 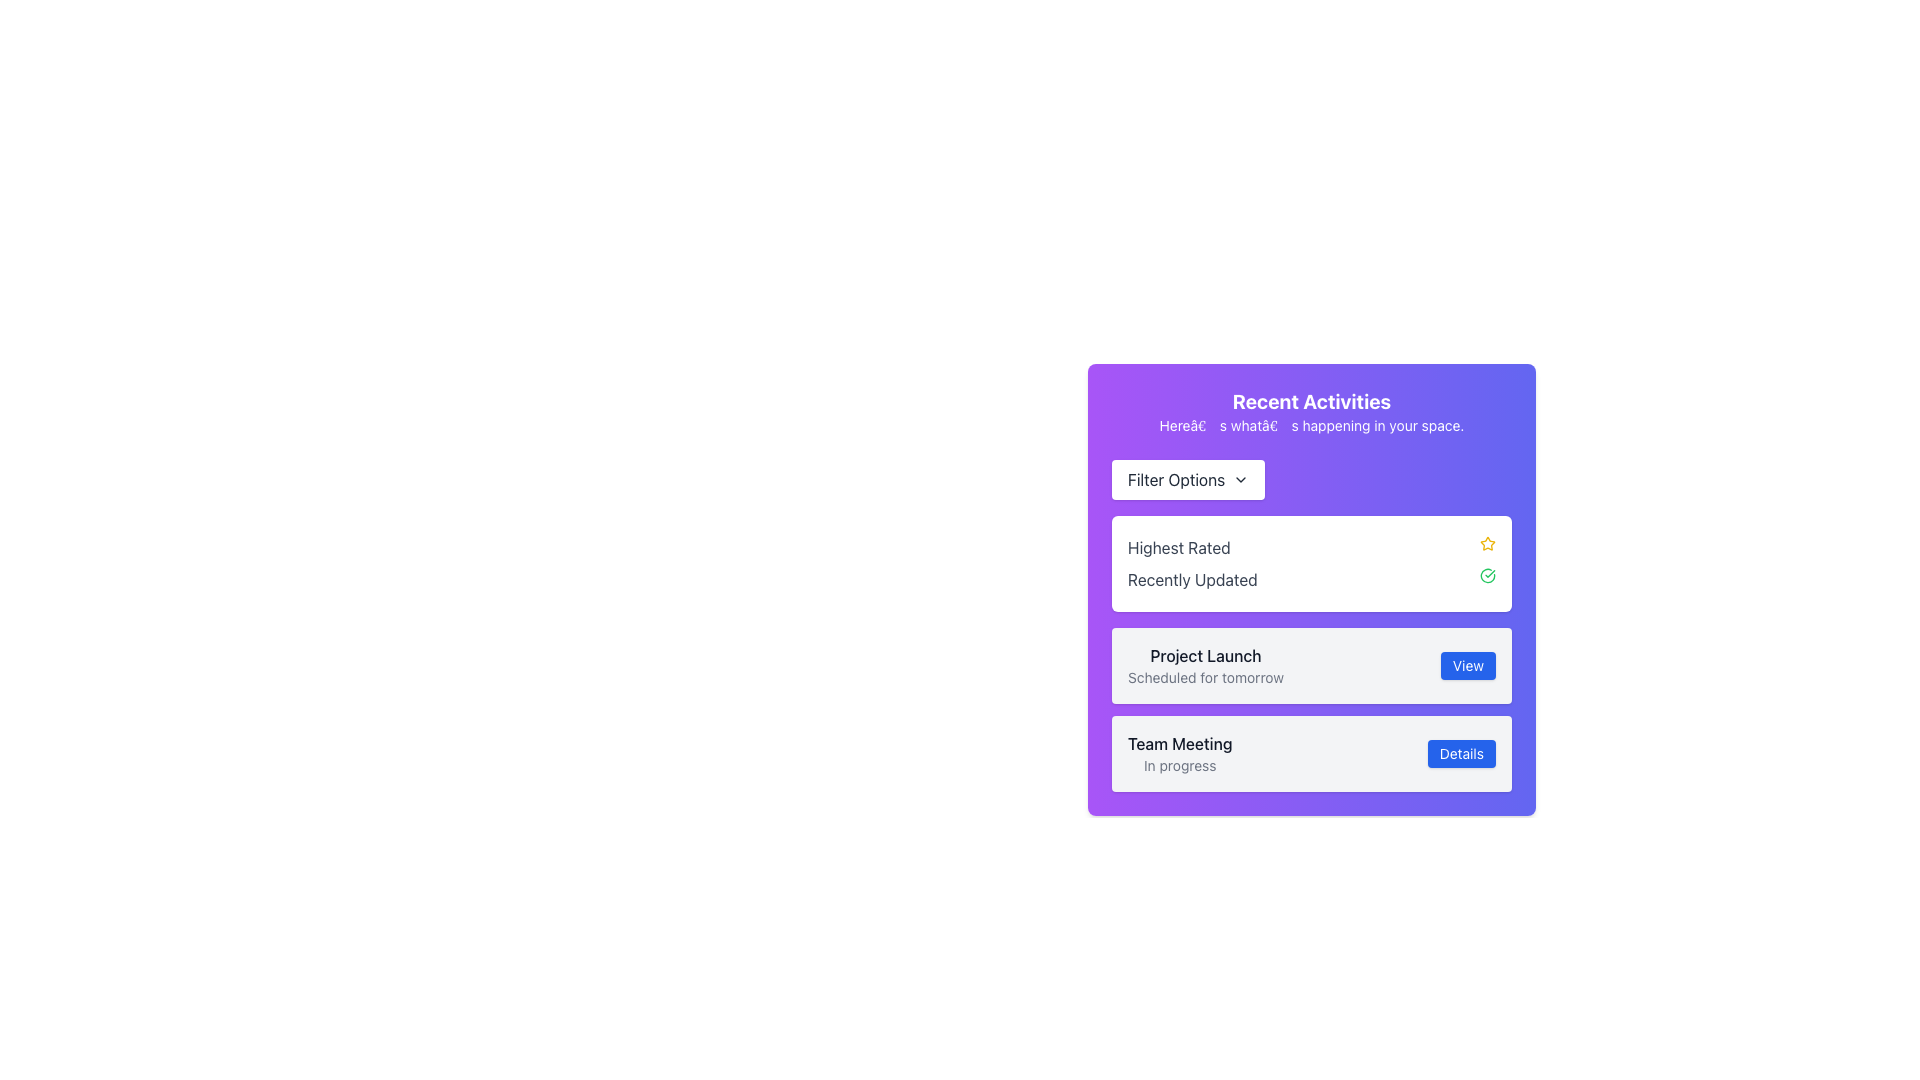 I want to click on the button located at the far-right edge of the card displaying 'Project Launch', so click(x=1468, y=666).